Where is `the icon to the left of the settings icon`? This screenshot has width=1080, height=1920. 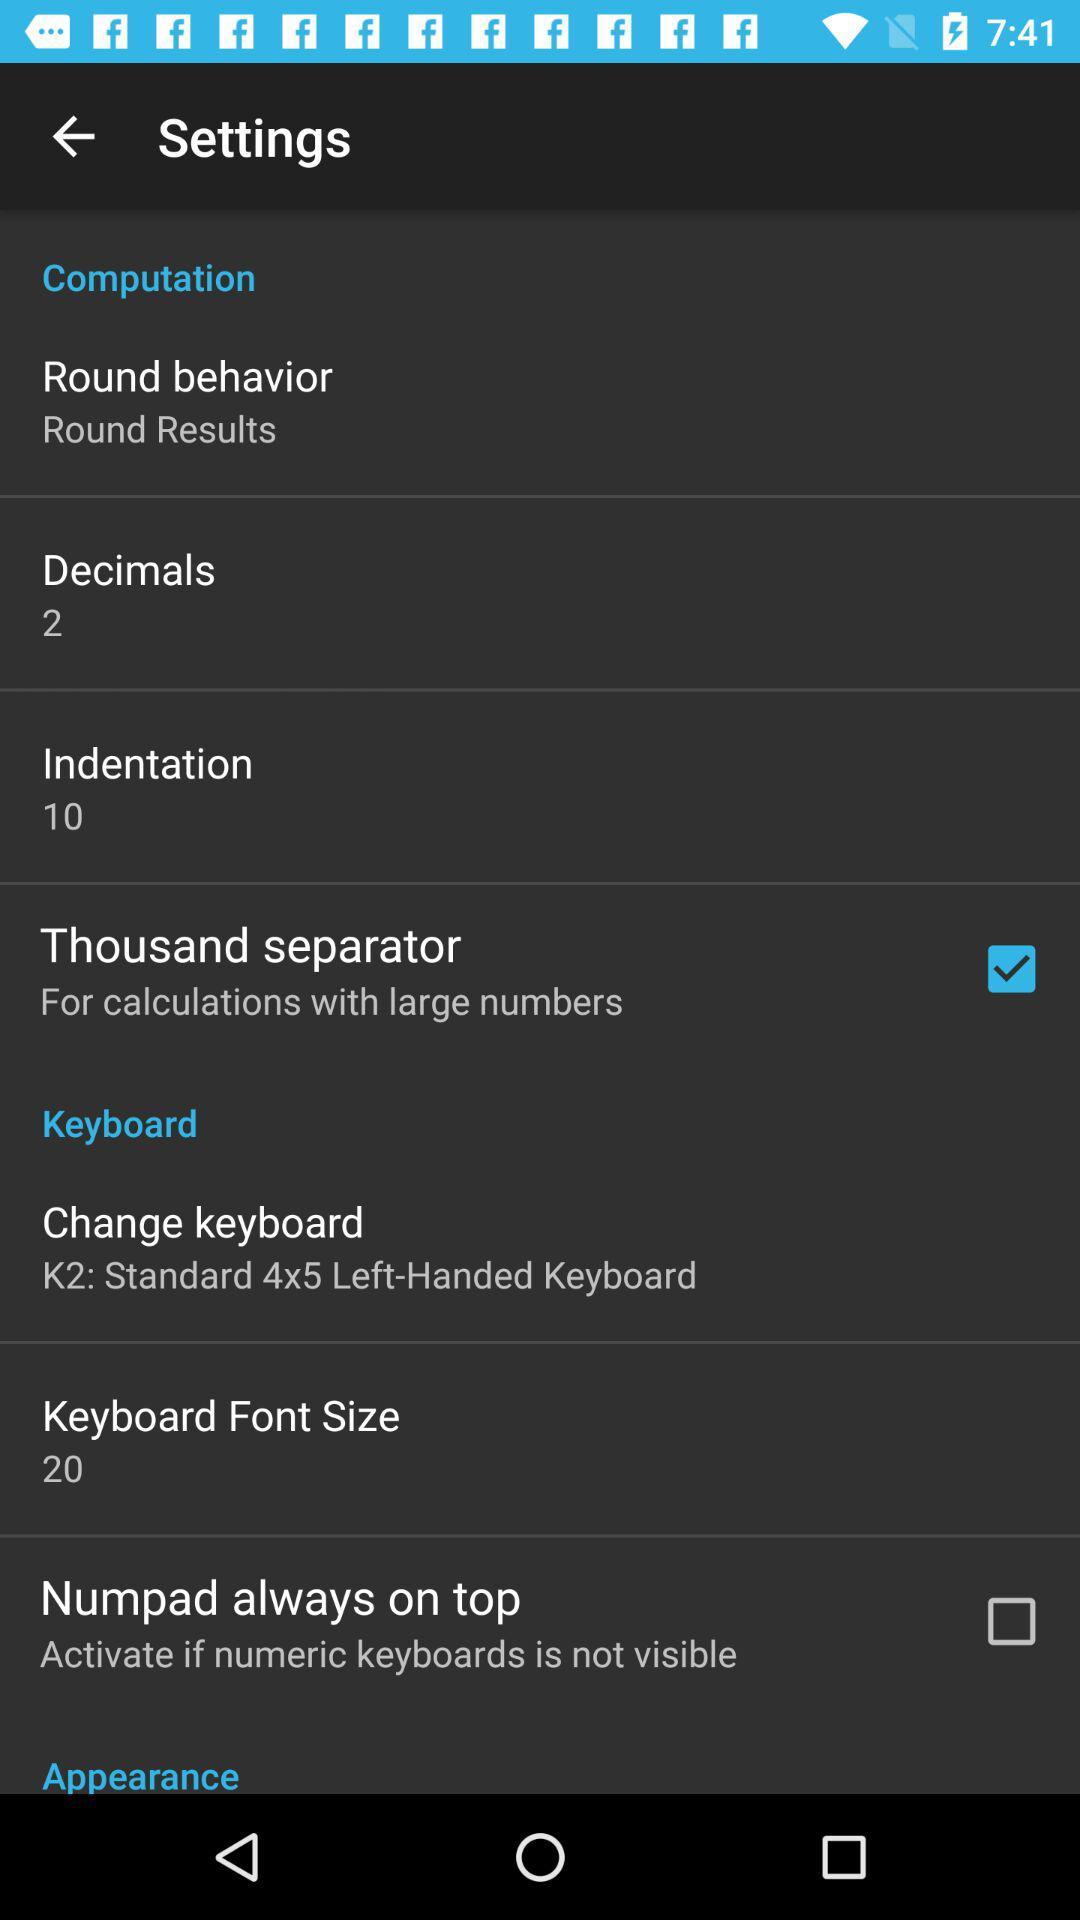 the icon to the left of the settings icon is located at coordinates (72, 135).